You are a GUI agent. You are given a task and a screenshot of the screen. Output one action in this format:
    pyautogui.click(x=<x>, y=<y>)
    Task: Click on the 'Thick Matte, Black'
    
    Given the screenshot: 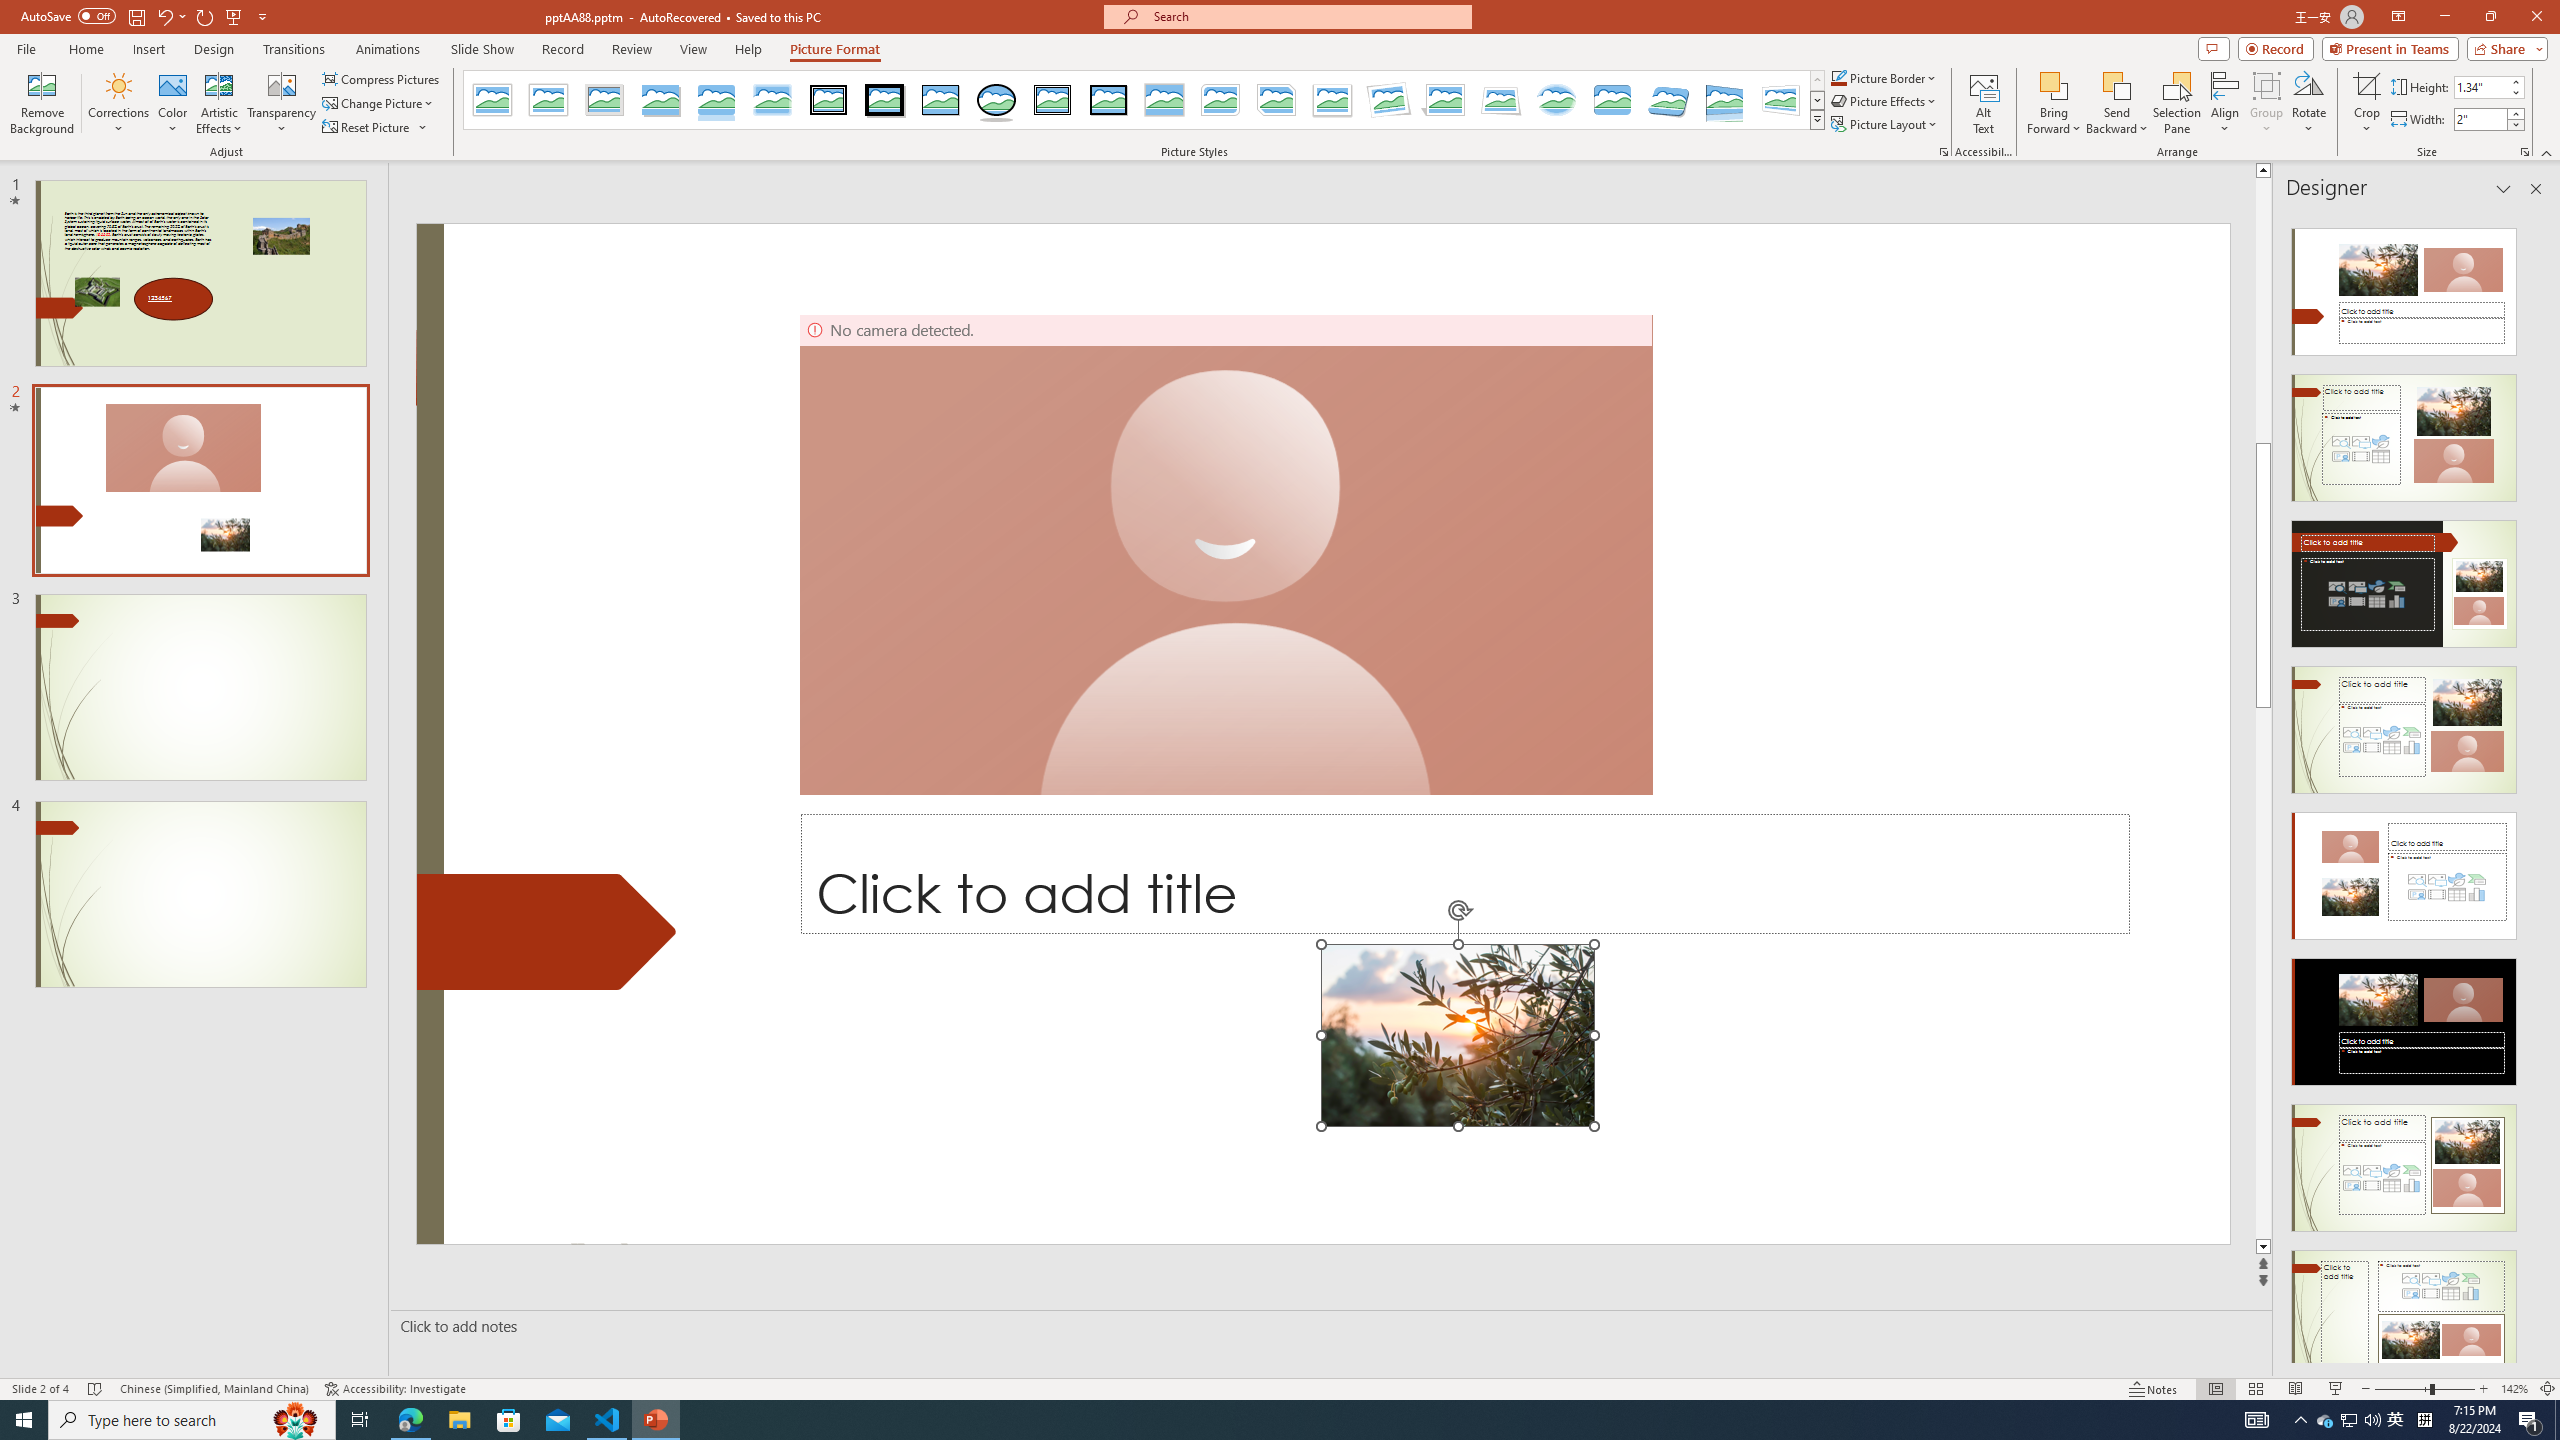 What is the action you would take?
    pyautogui.click(x=884, y=99)
    